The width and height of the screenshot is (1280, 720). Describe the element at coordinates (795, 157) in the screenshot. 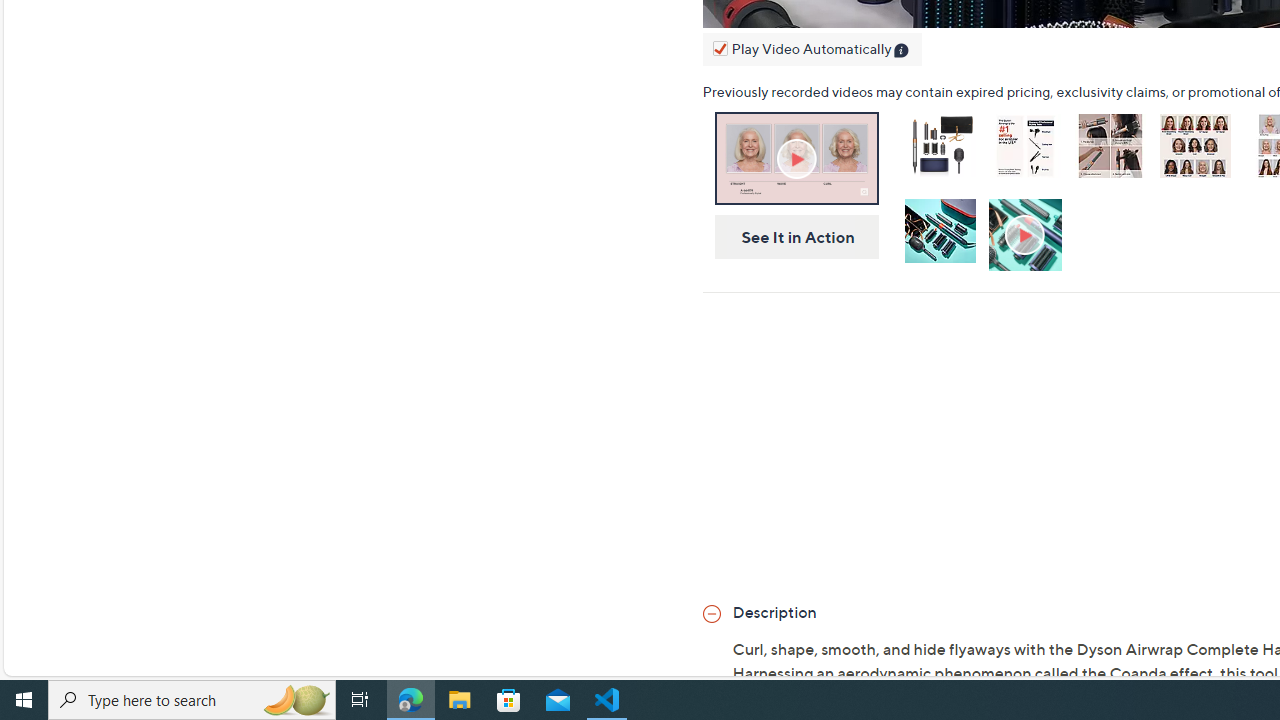

I see `'On-Air Presentation'` at that location.